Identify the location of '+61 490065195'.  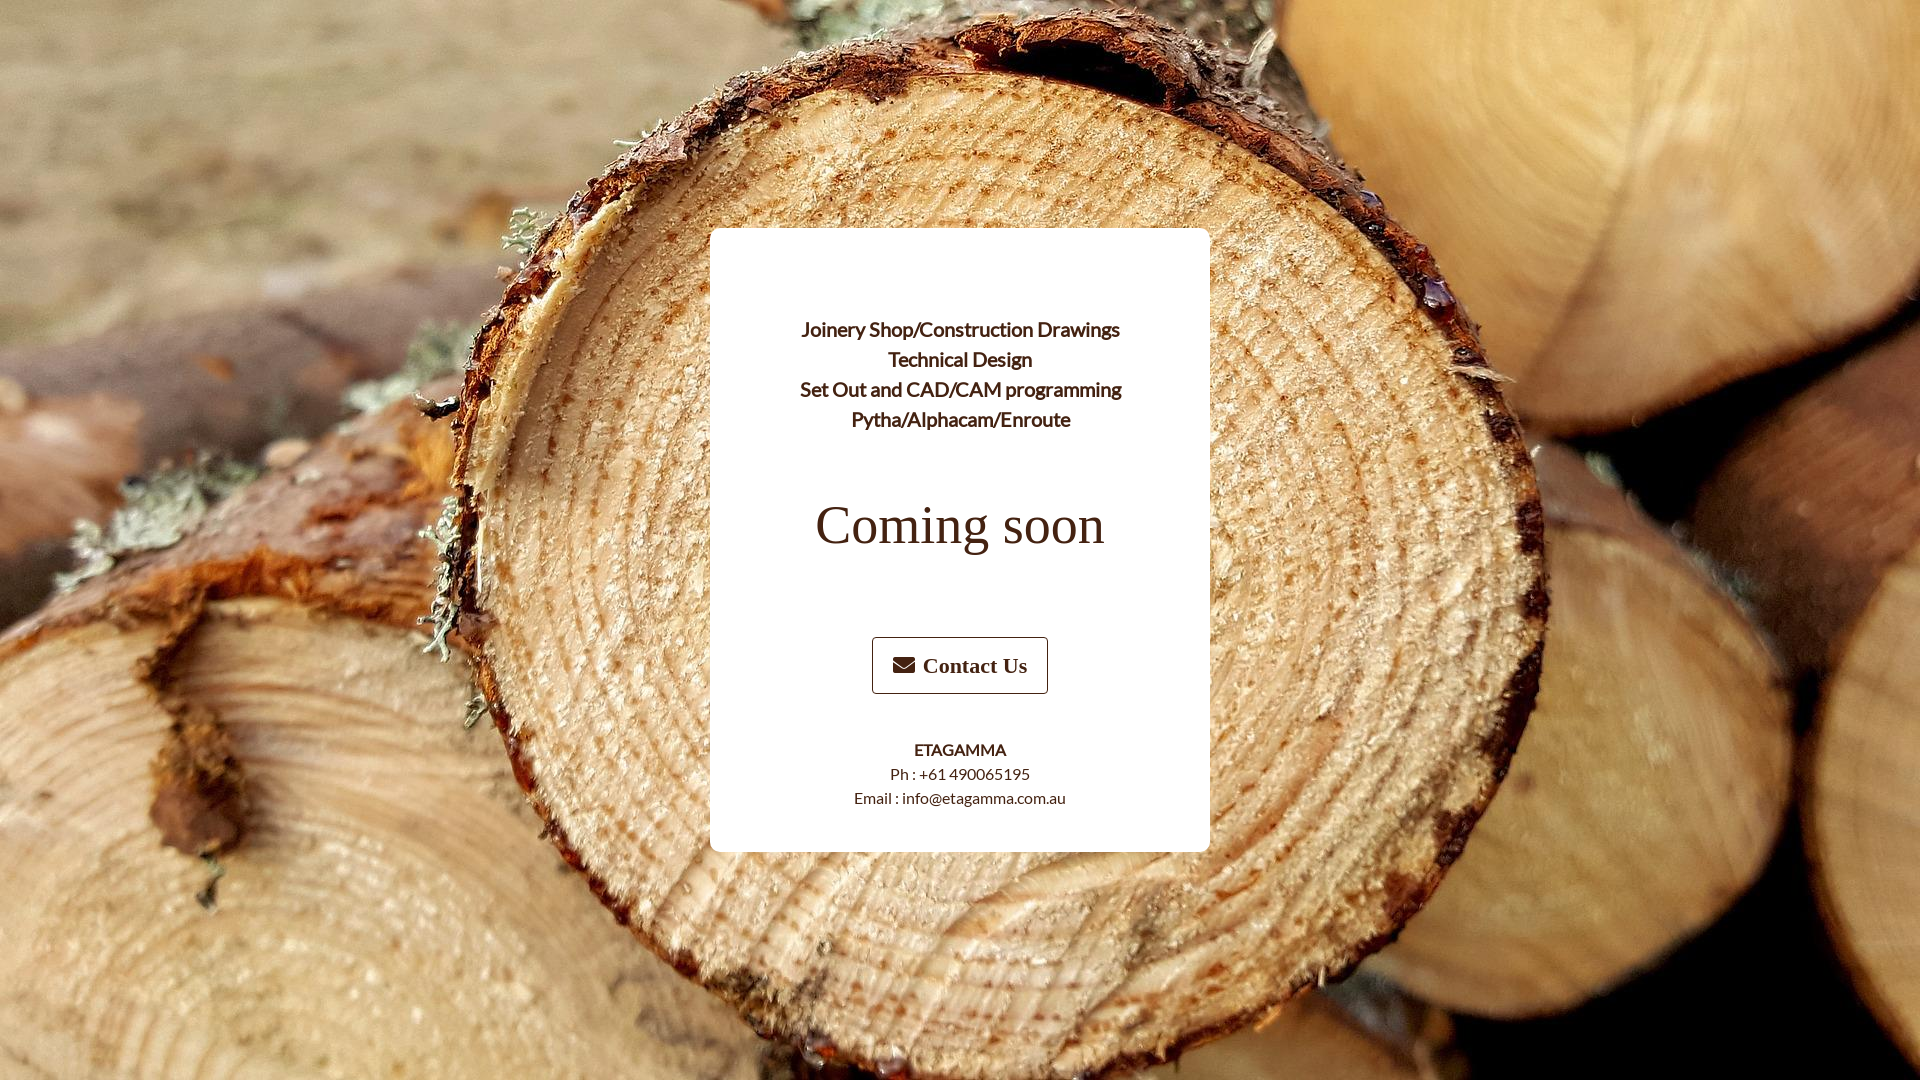
(974, 772).